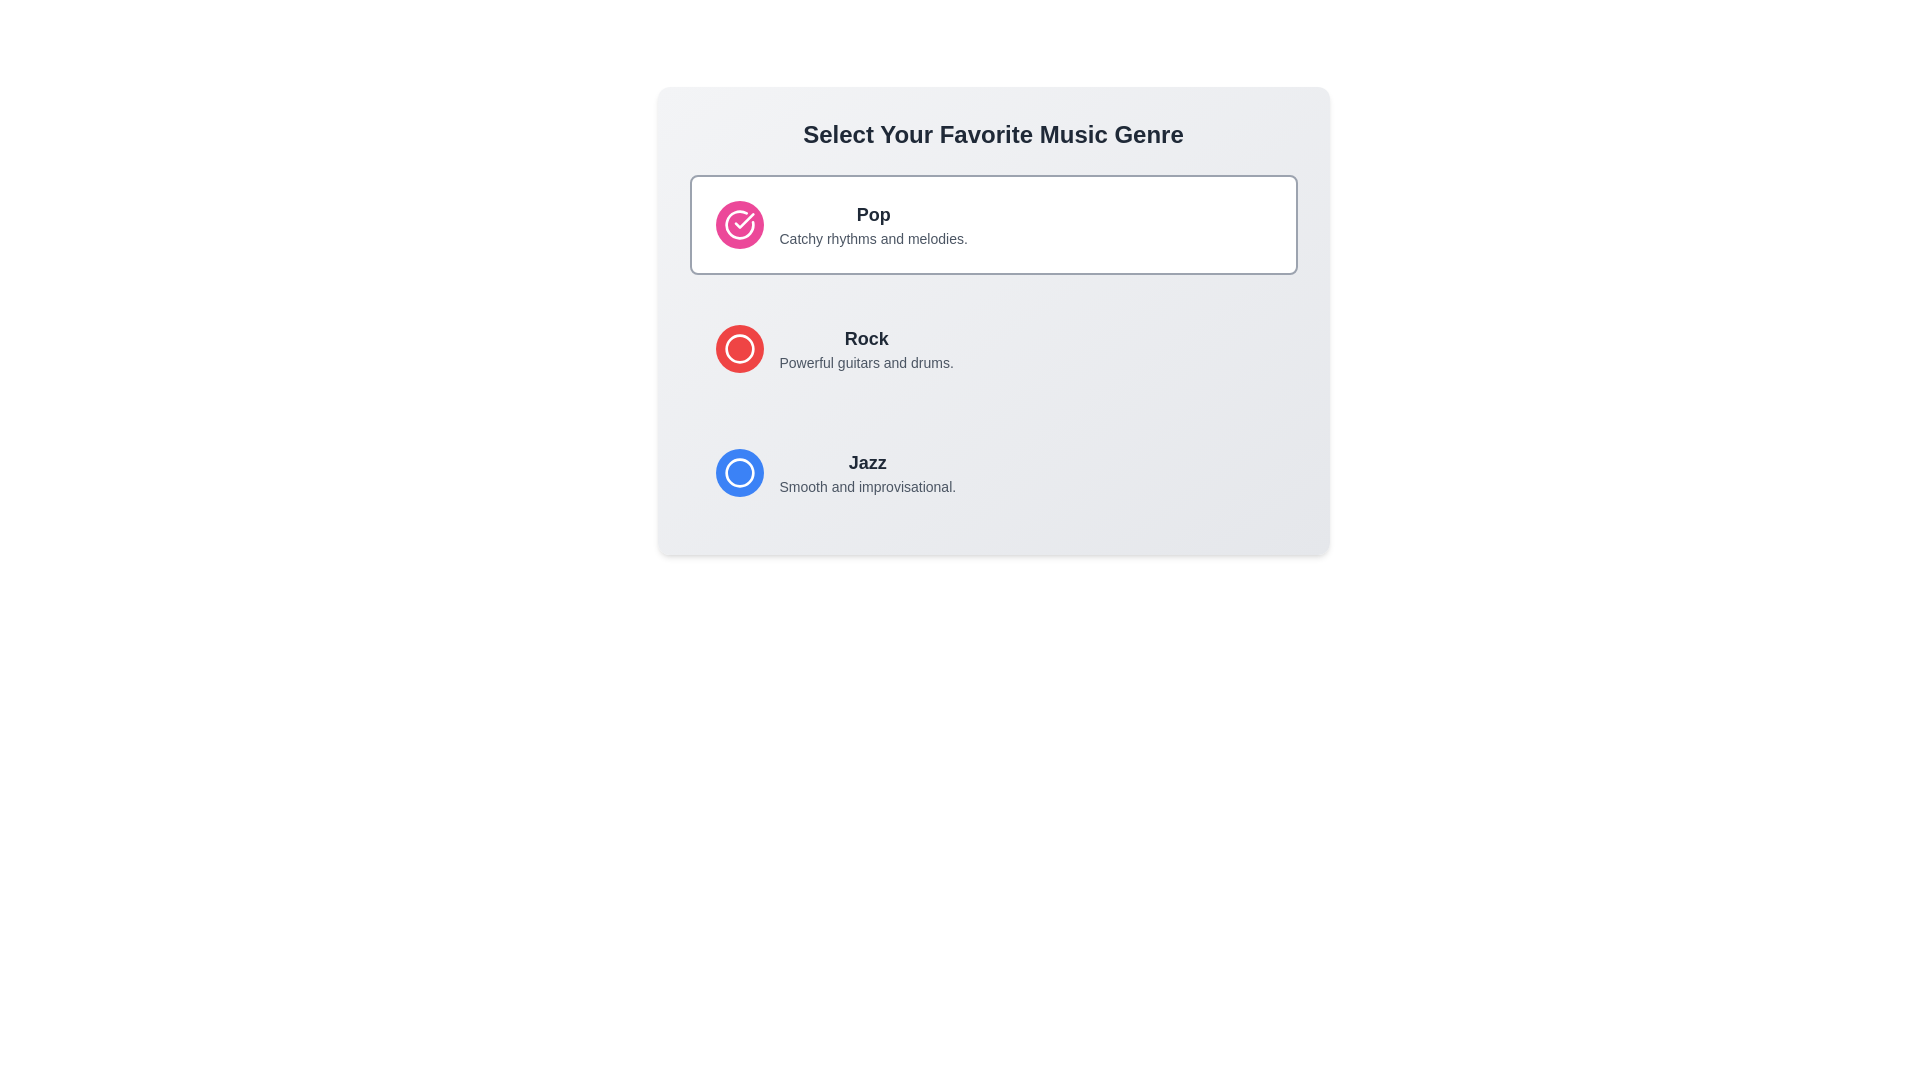 The height and width of the screenshot is (1080, 1920). I want to click on the text element that reads 'Catchy rhythms and melodies.' which is styled with a smaller font and gray color, located beneath the bold header 'Pop' in the upper-left quadrant of the interface, so click(873, 238).